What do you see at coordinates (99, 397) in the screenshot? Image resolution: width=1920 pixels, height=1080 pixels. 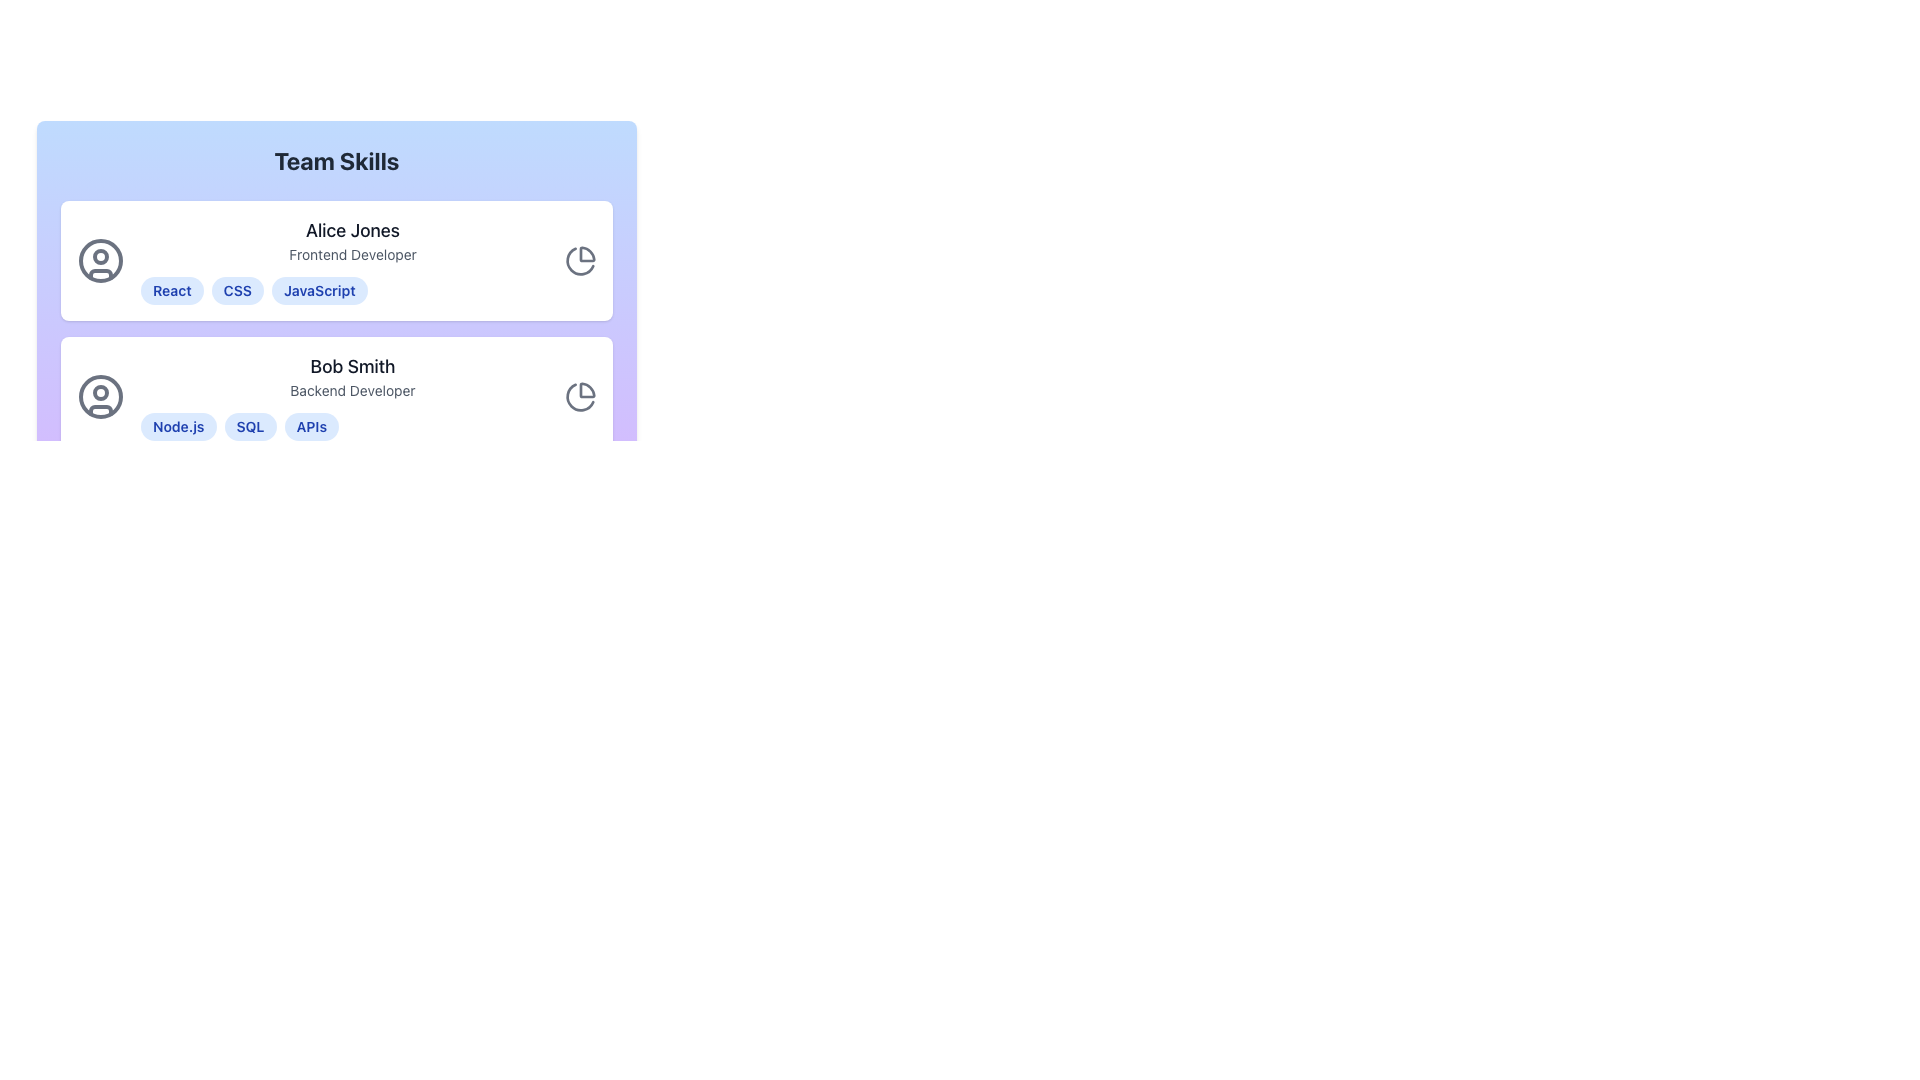 I see `the central circular vector graphic in the user's profile section on the Team Skills interface, located to the left of 'Bob Smith - Backend Developer'` at bounding box center [99, 397].